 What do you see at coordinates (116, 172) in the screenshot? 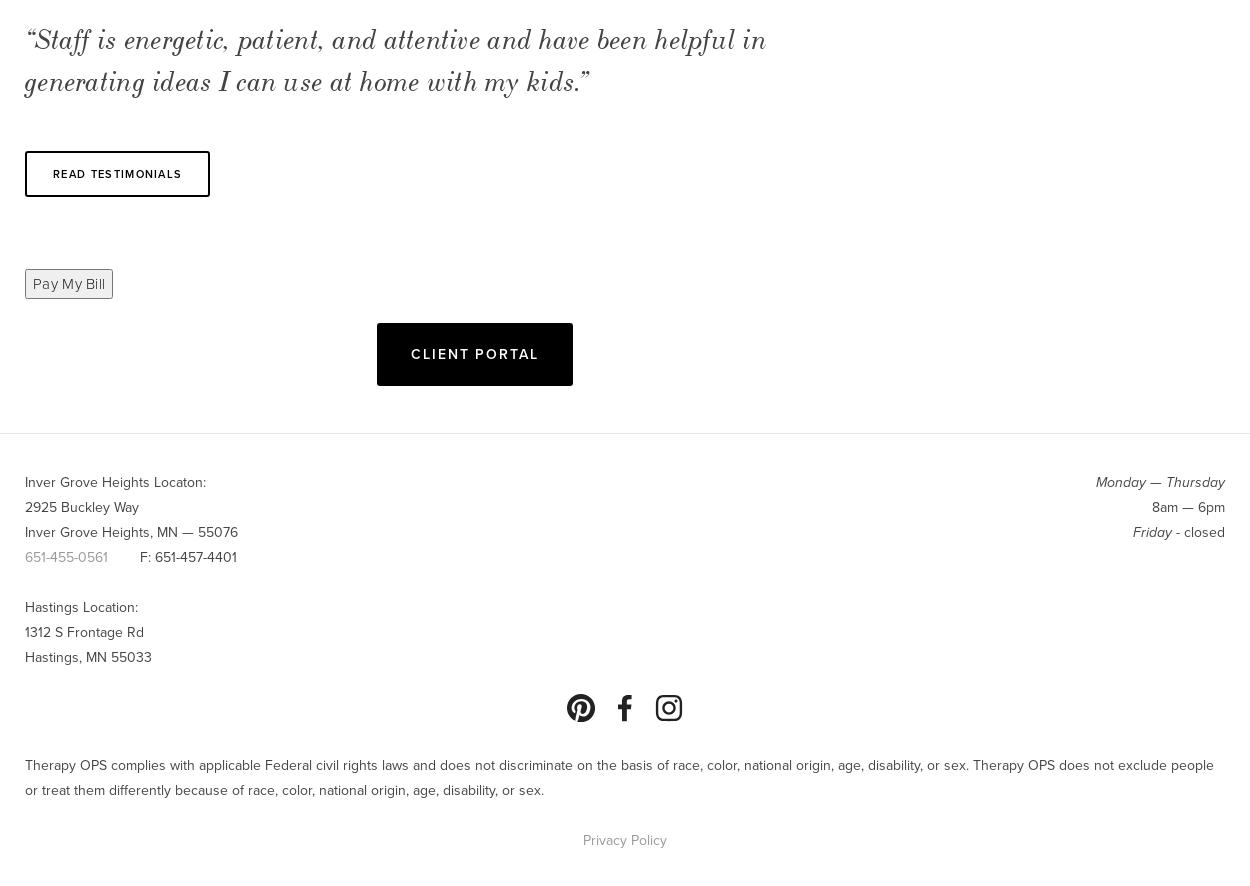
I see `'Read Testimonials'` at bounding box center [116, 172].